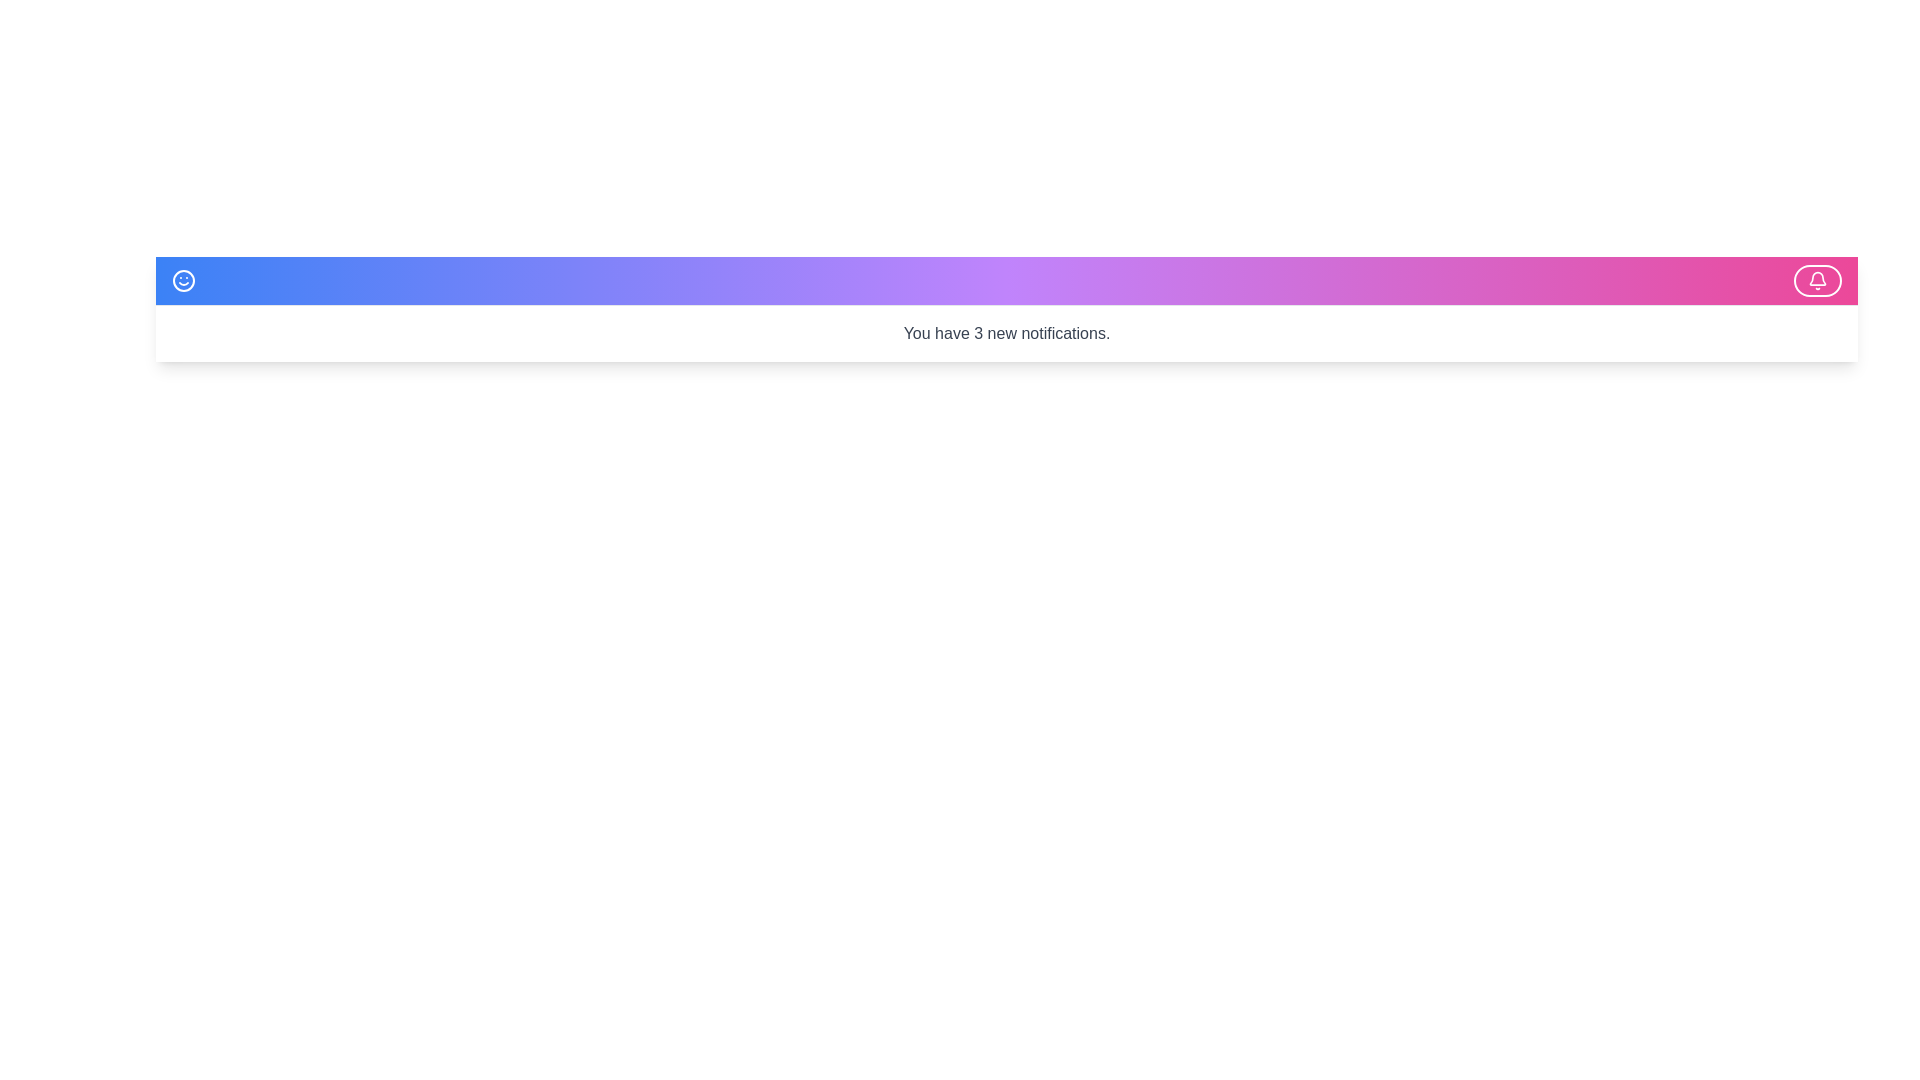  What do you see at coordinates (187, 281) in the screenshot?
I see `the smiley face icon, which is white against a blue background and located at the top-left corner of the bar` at bounding box center [187, 281].